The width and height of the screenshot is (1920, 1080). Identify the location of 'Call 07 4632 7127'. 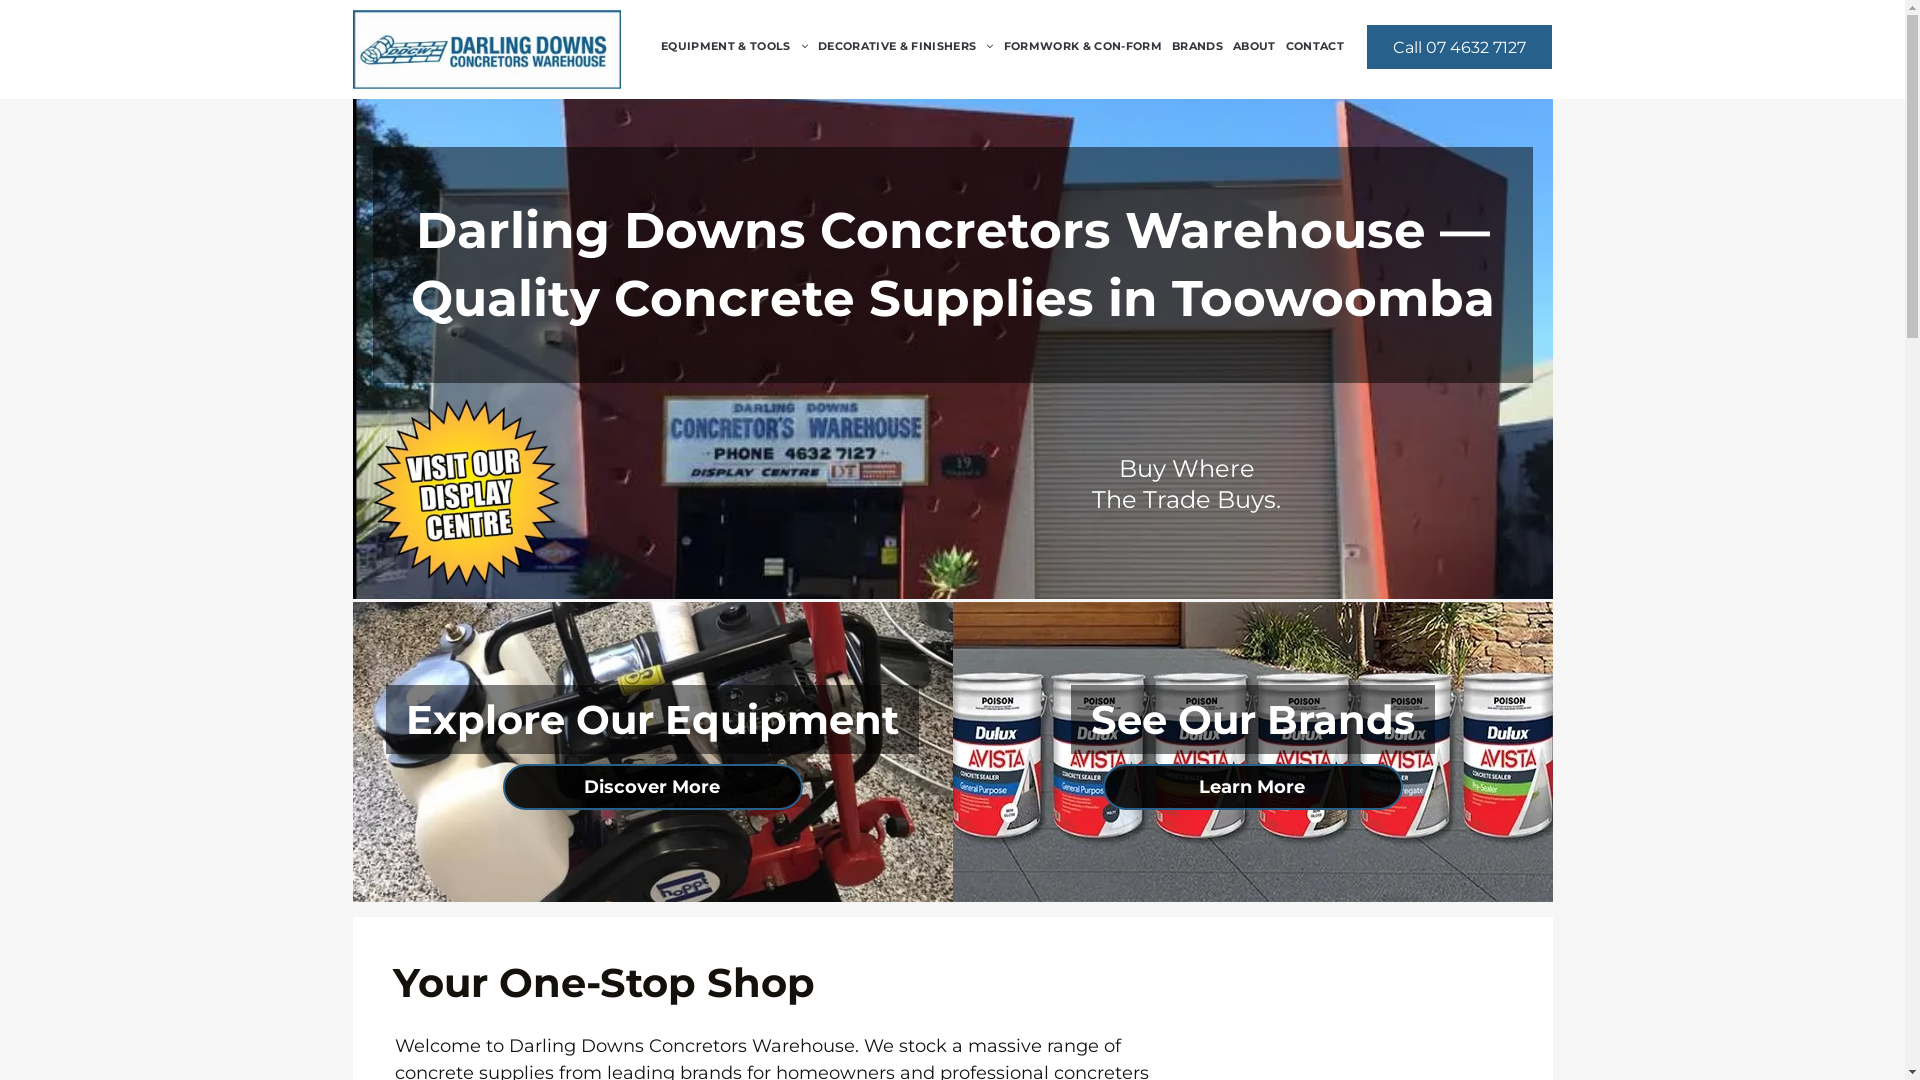
(1459, 45).